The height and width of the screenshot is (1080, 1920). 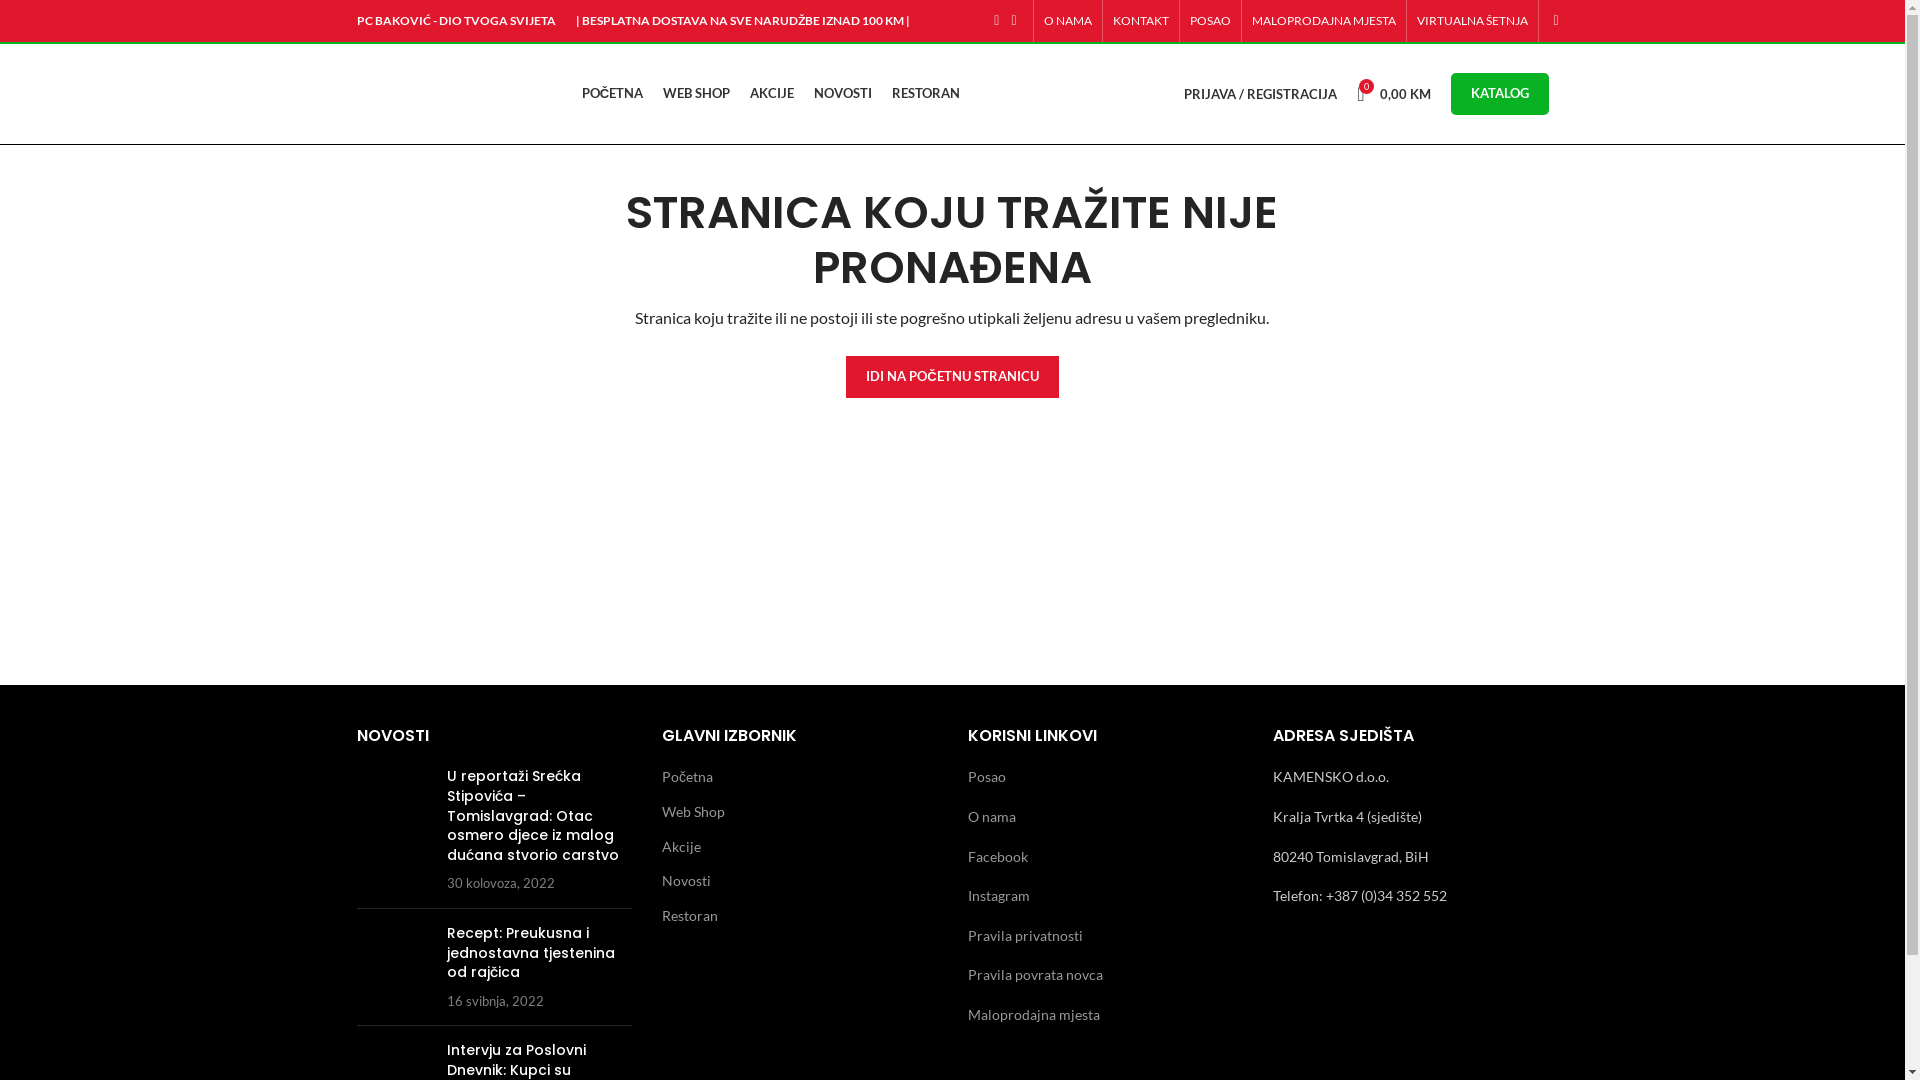 I want to click on 'Facebook', so click(x=998, y=855).